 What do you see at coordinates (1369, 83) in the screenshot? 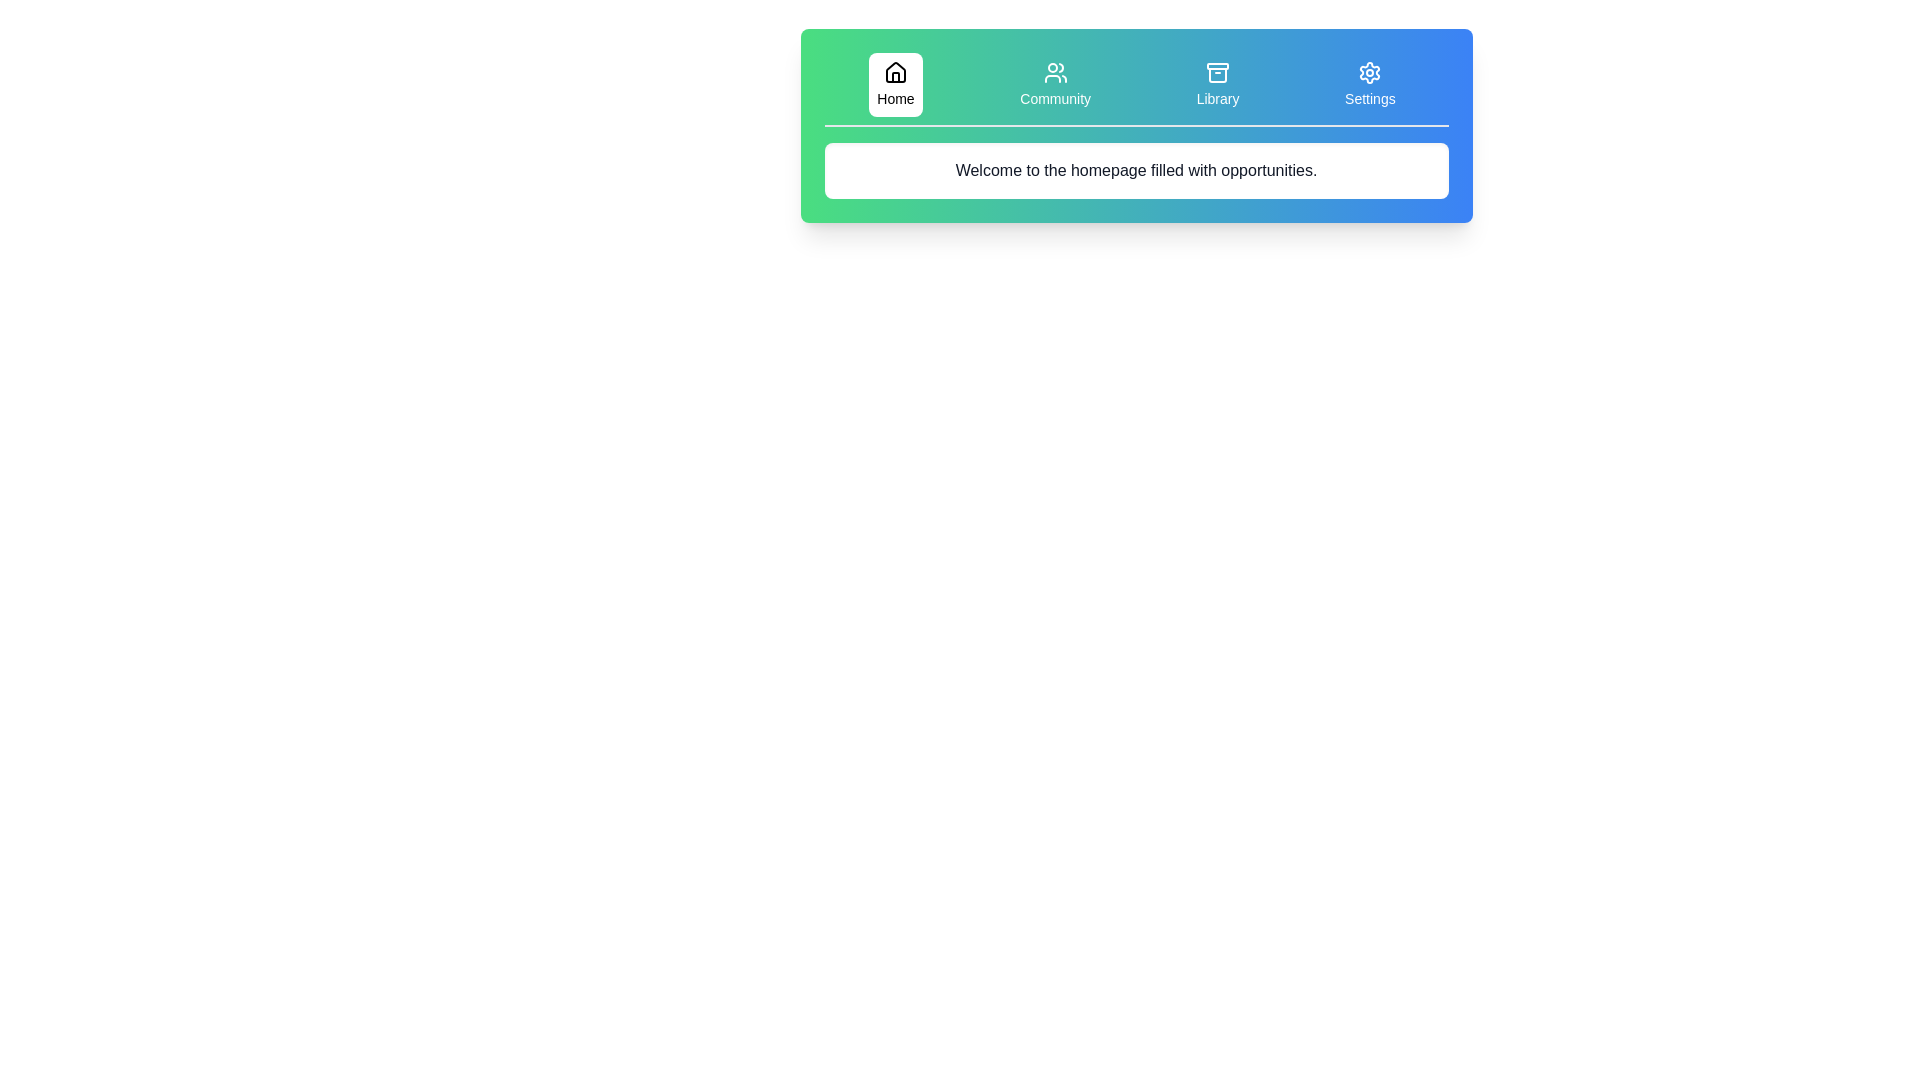
I see `the tab labeled Settings to observe its hover effect` at bounding box center [1369, 83].